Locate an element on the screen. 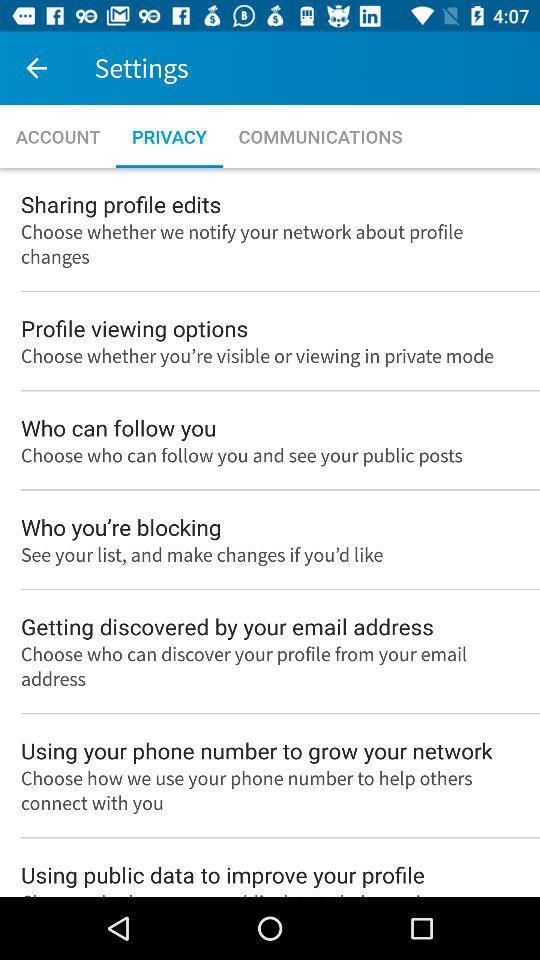 This screenshot has width=540, height=960. the item to the left of settings item is located at coordinates (36, 68).